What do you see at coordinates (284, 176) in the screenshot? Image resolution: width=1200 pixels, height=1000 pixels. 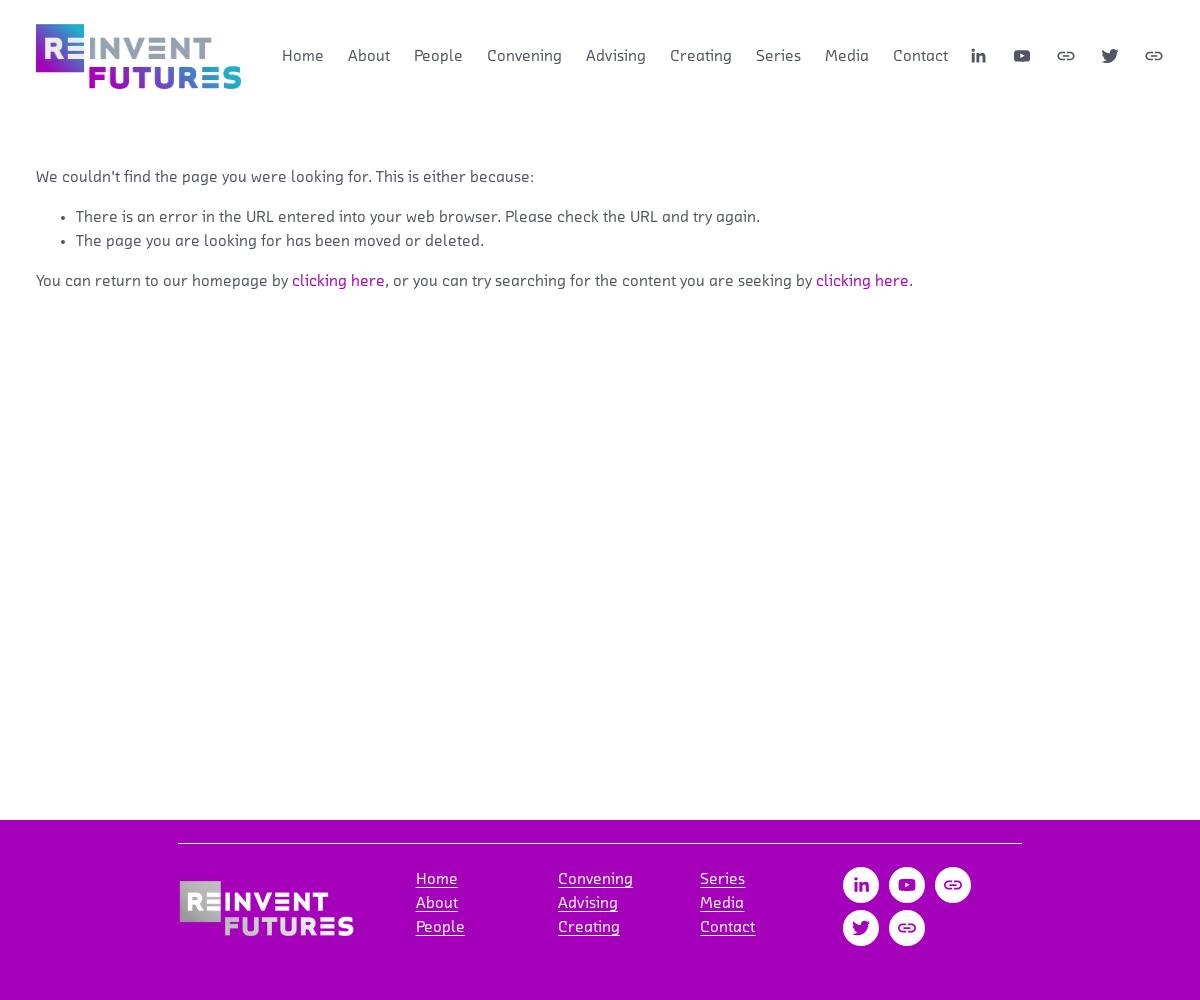 I see `'We couldn't find the page you were looking for. This is either because:'` at bounding box center [284, 176].